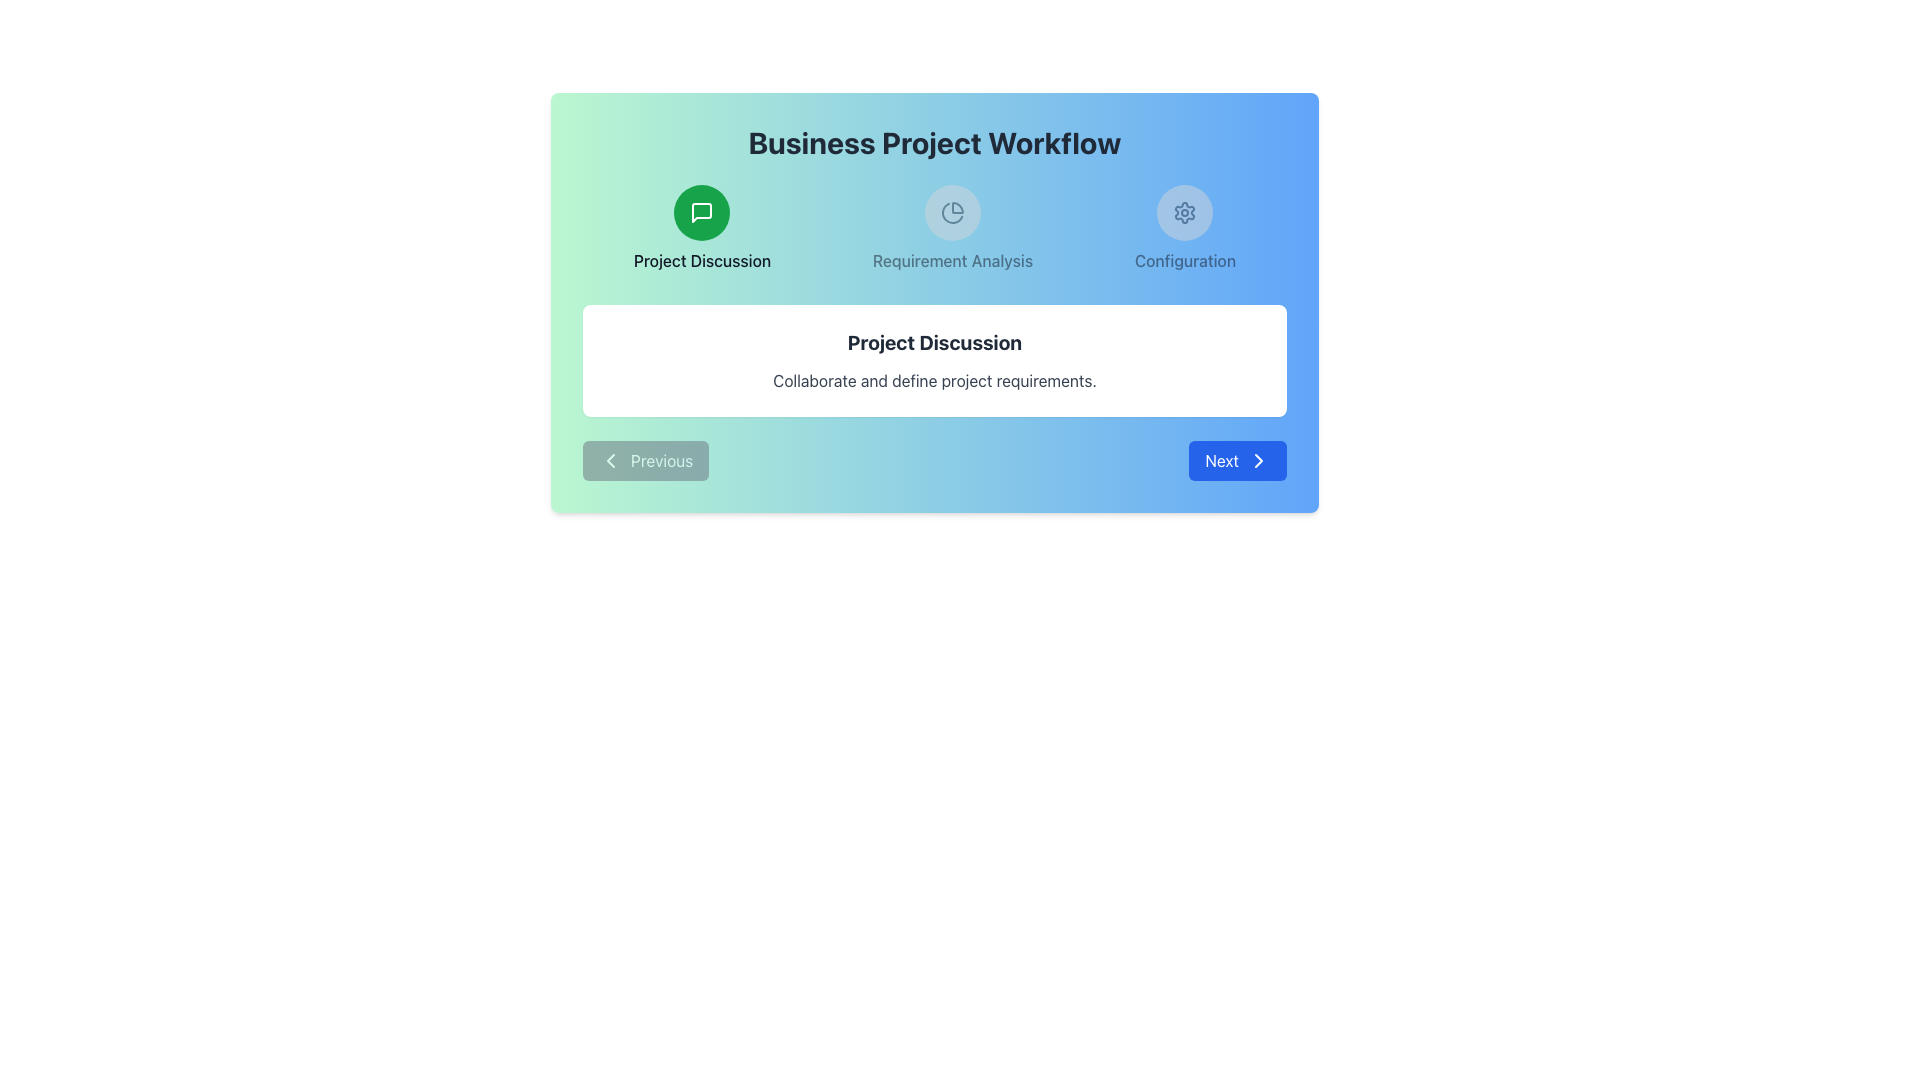 The width and height of the screenshot is (1920, 1080). I want to click on the text label that serves as a descriptor for a configuration or settings step, located in the upper-right section of the interface, beneath the gear icon, so click(1185, 260).